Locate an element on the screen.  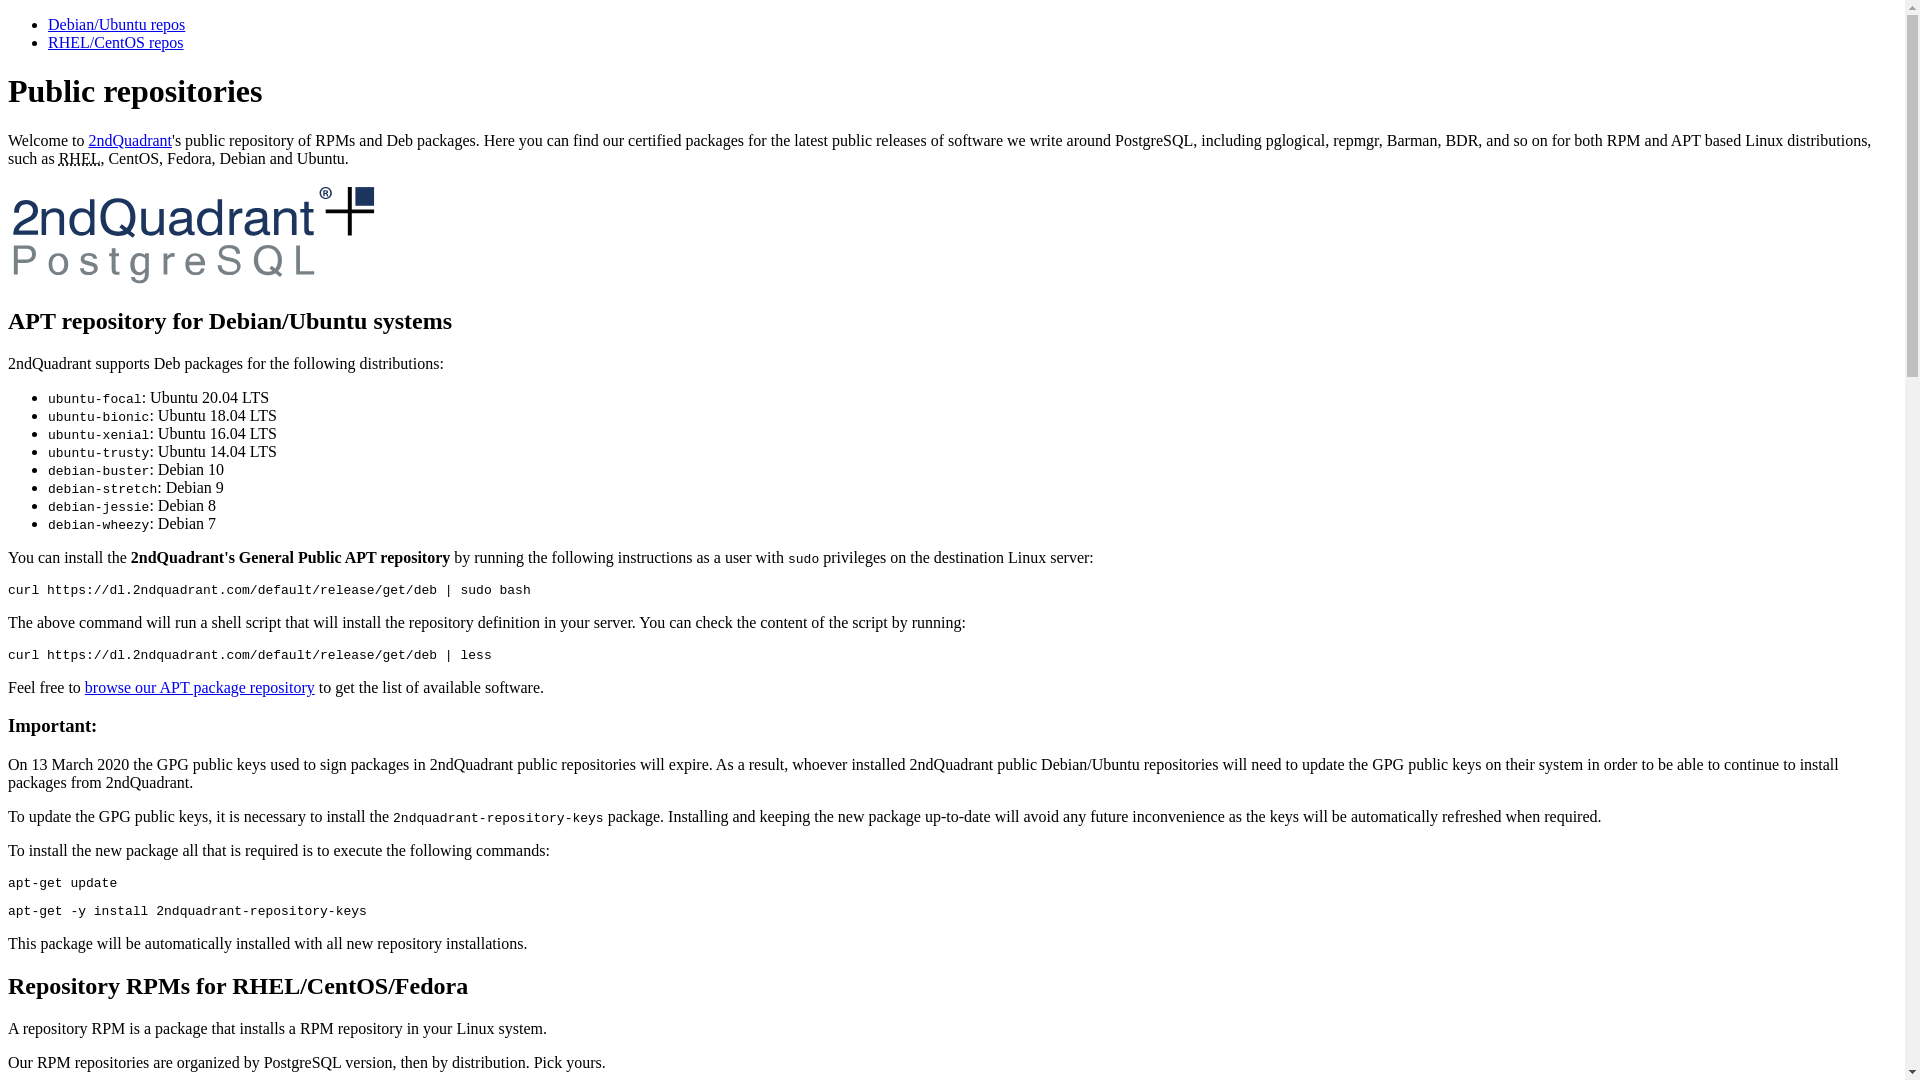
'browse our APT package repository' is located at coordinates (84, 686).